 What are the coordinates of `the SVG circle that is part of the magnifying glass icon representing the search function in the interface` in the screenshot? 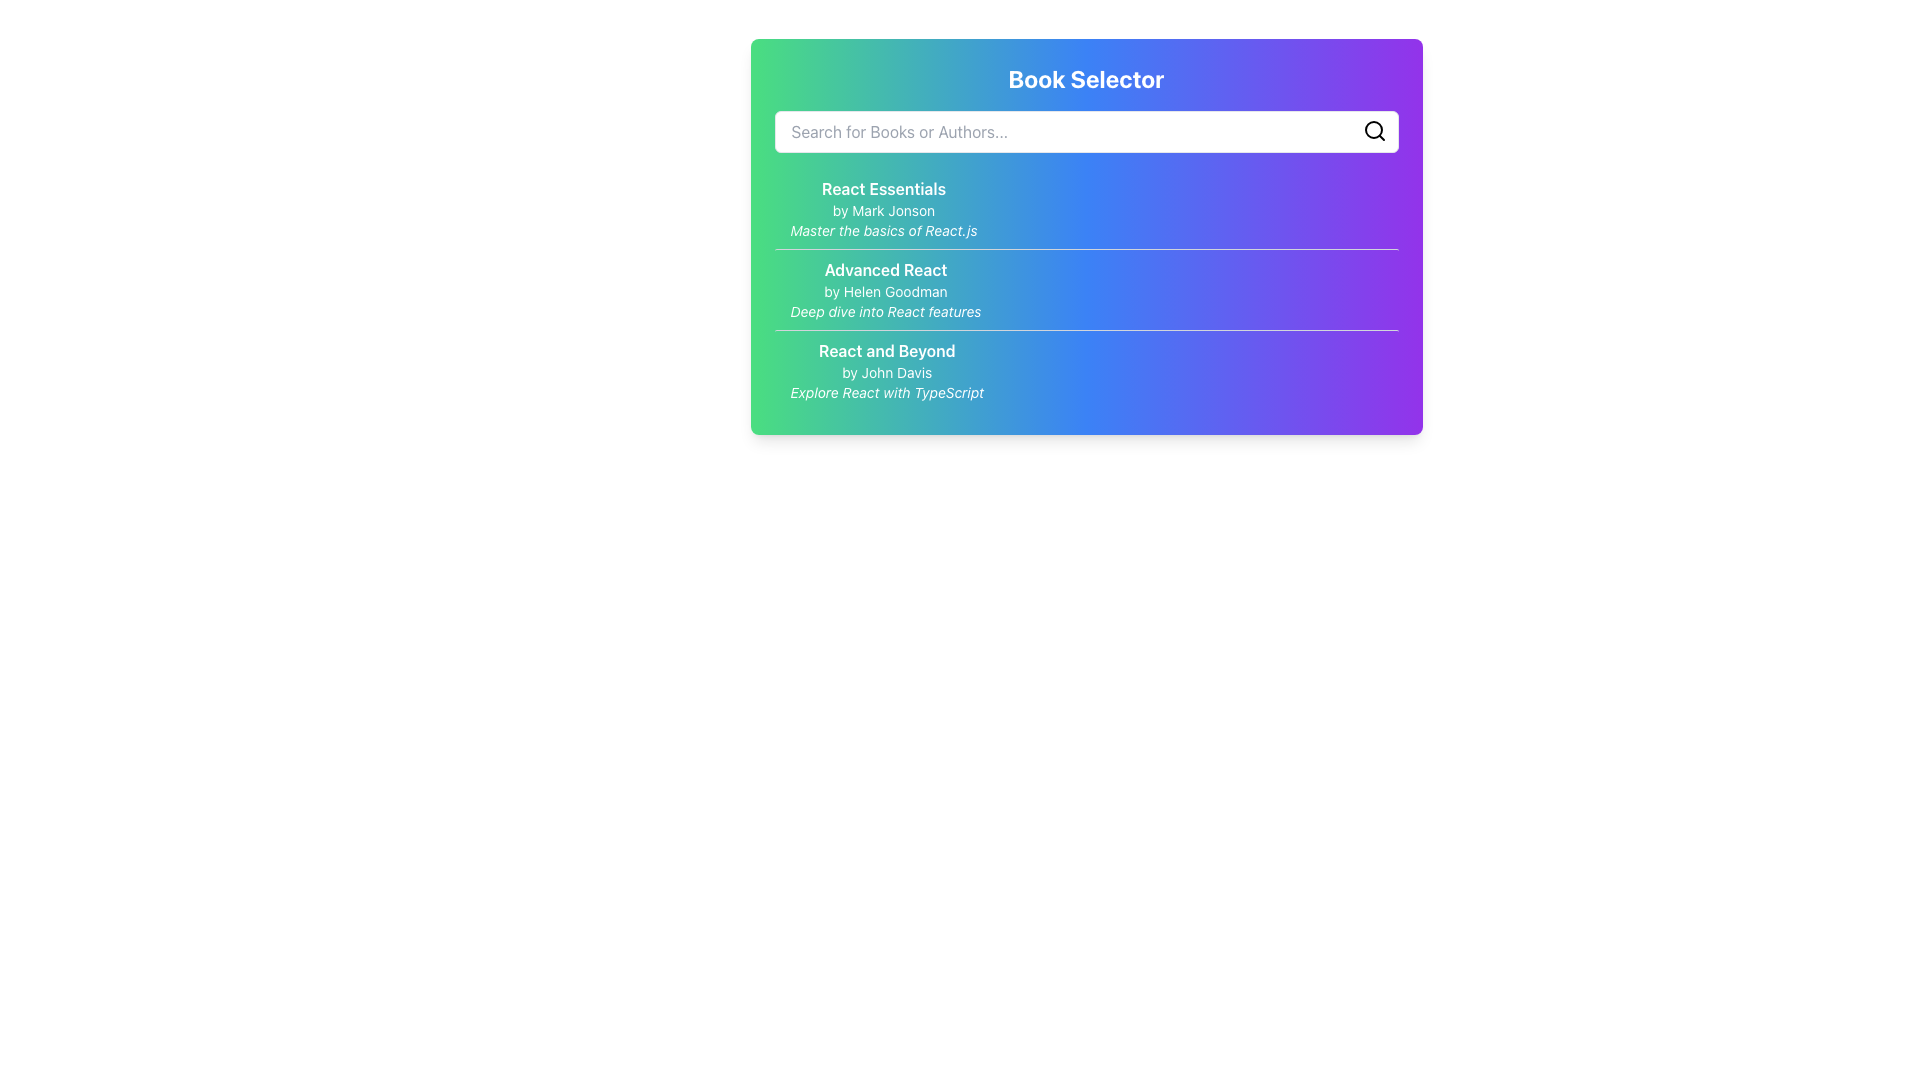 It's located at (1372, 130).